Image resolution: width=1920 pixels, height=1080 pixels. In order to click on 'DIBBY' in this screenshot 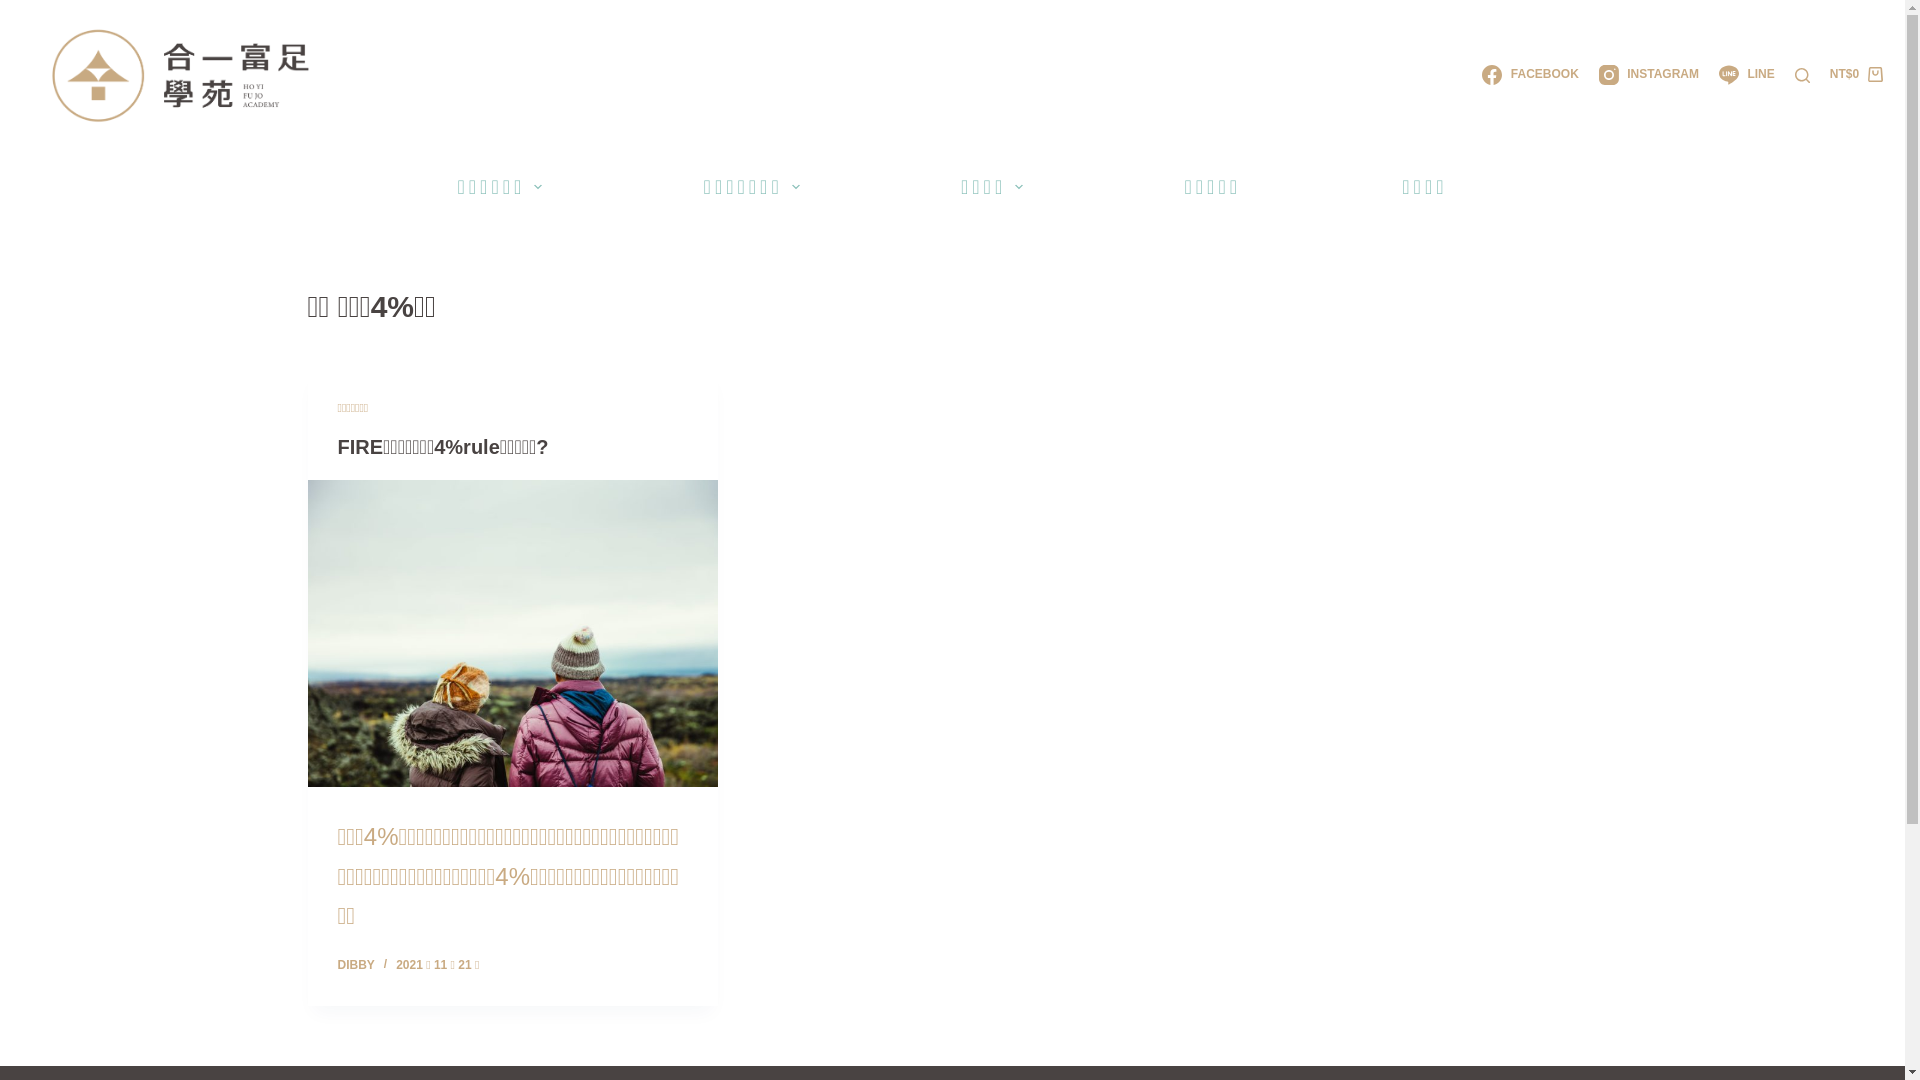, I will do `click(356, 963)`.